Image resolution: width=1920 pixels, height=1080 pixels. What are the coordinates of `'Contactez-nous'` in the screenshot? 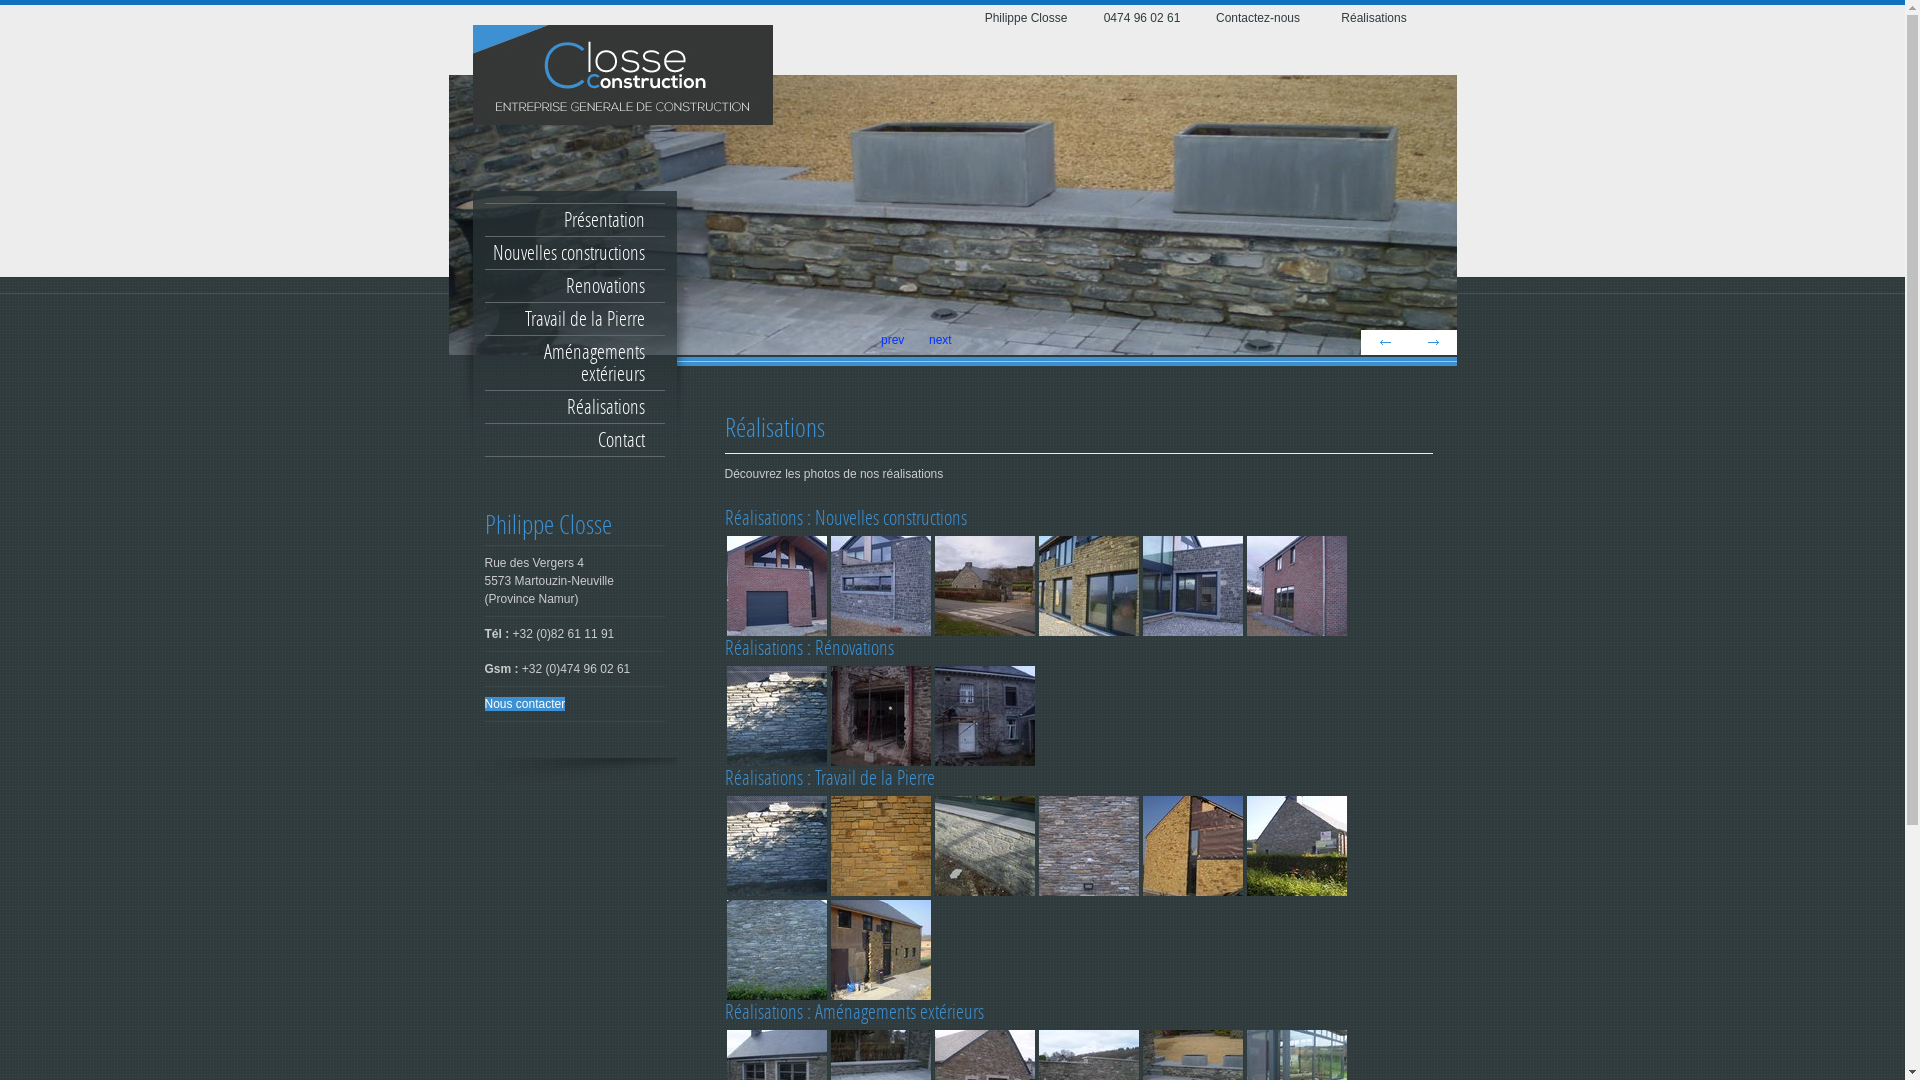 It's located at (1256, 18).